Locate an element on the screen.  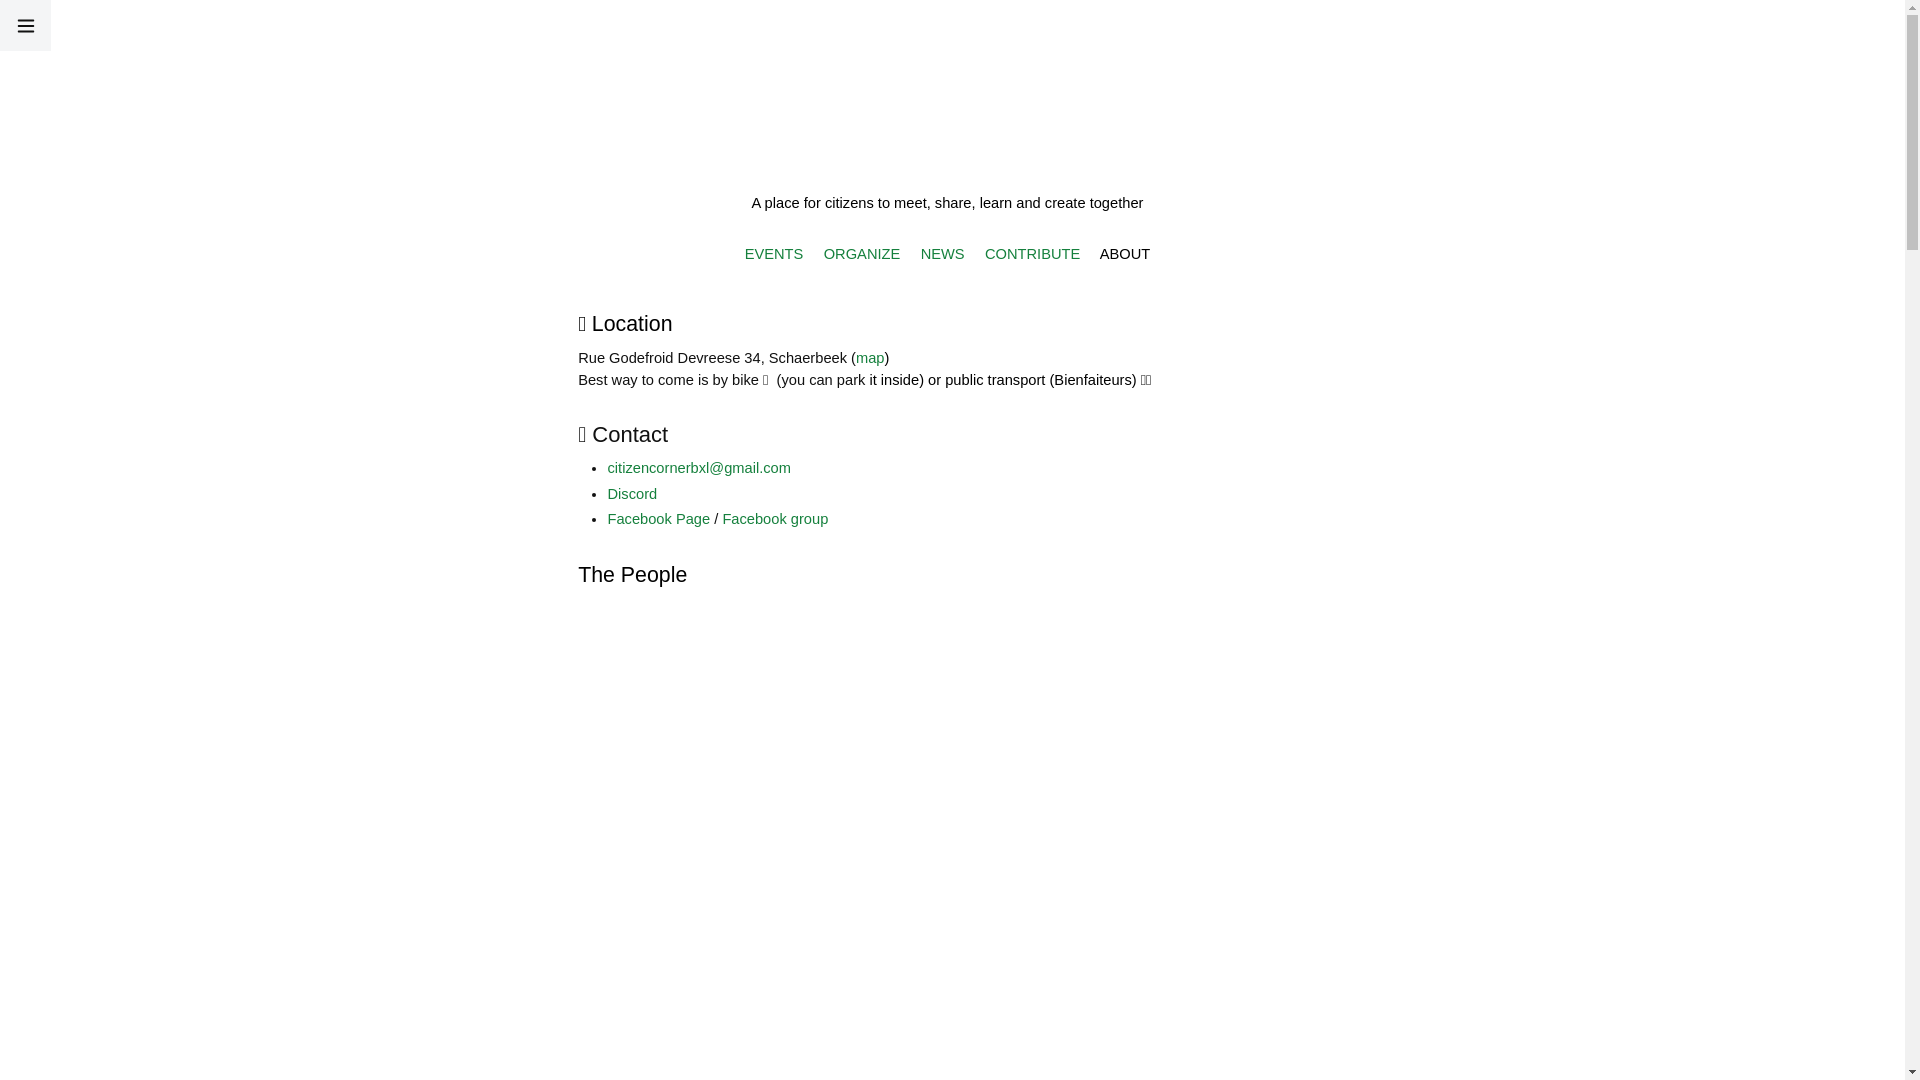
'NEWS' is located at coordinates (941, 253).